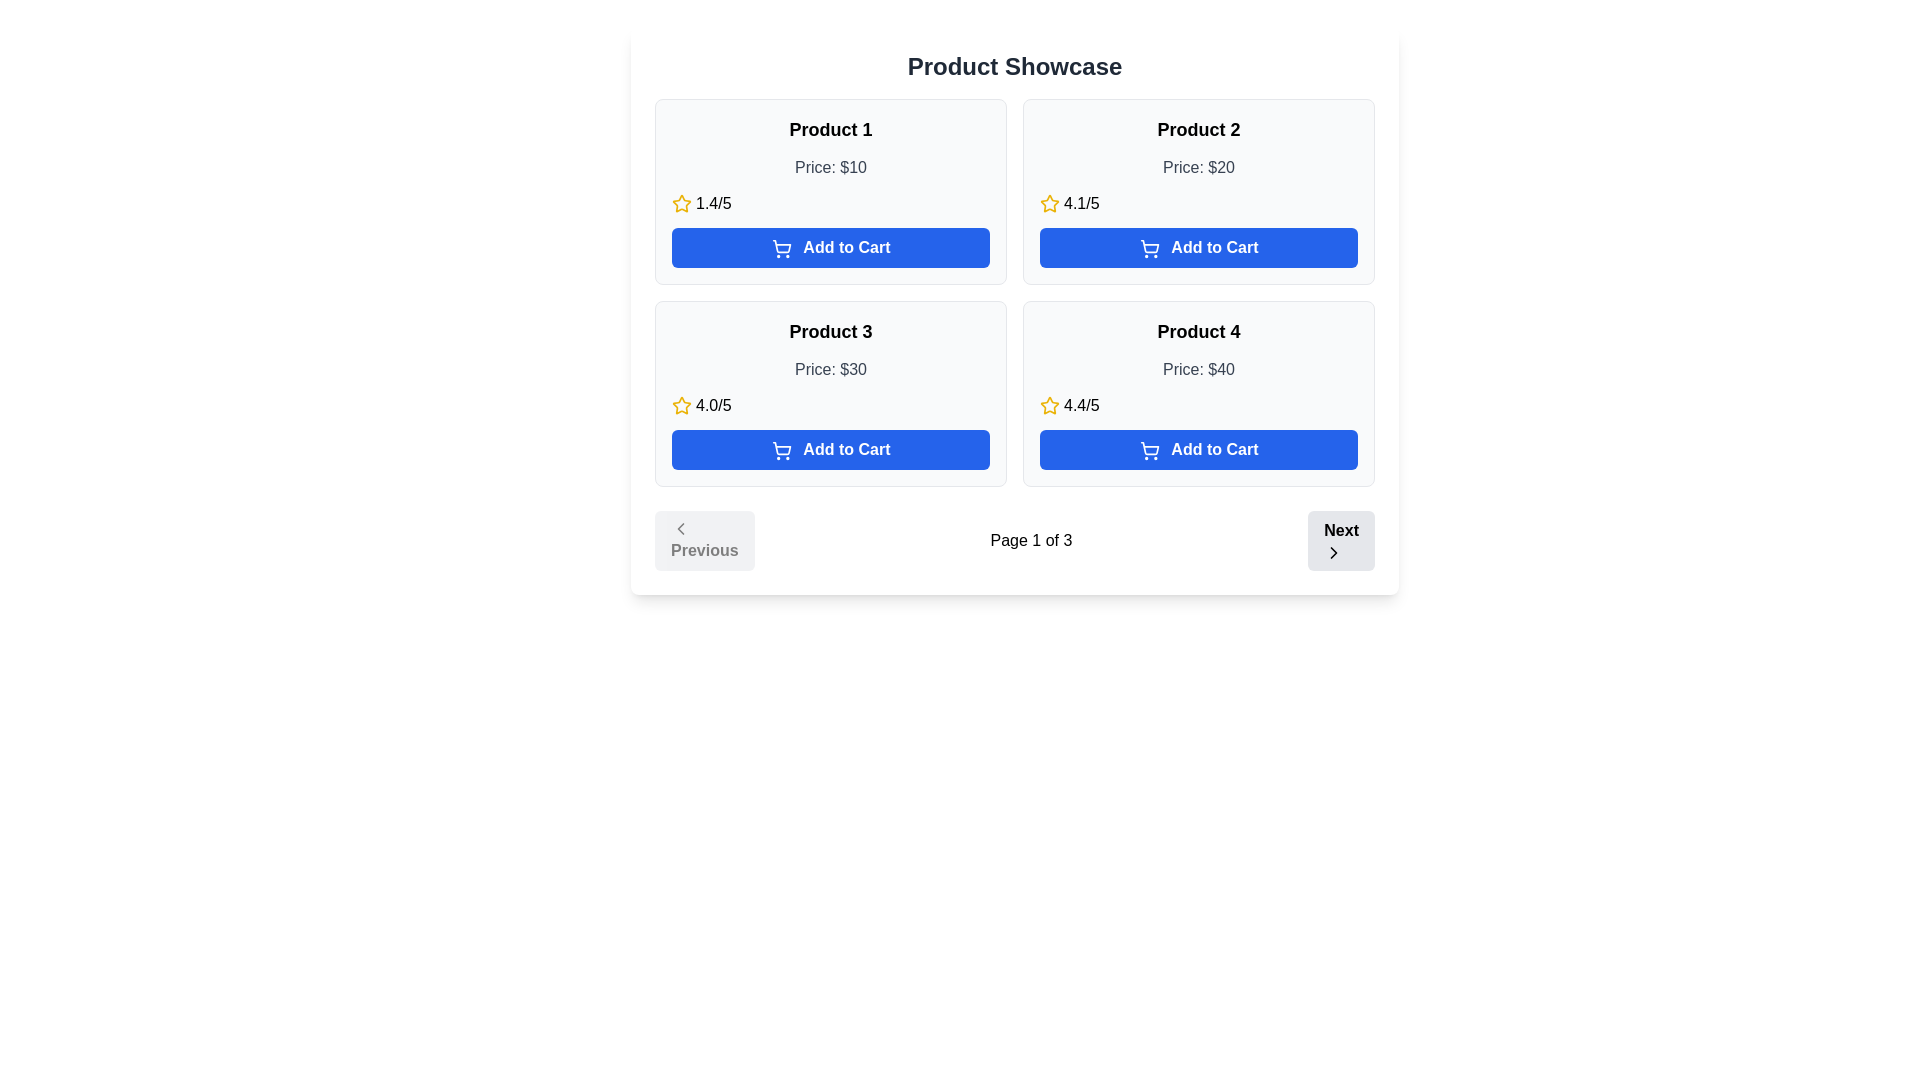 This screenshot has width=1920, height=1080. Describe the element at coordinates (1199, 330) in the screenshot. I see `the bold heading text for the product in the bottom-right corner of the grid layout, which is located above the price and rating section of the fourth product card` at that location.